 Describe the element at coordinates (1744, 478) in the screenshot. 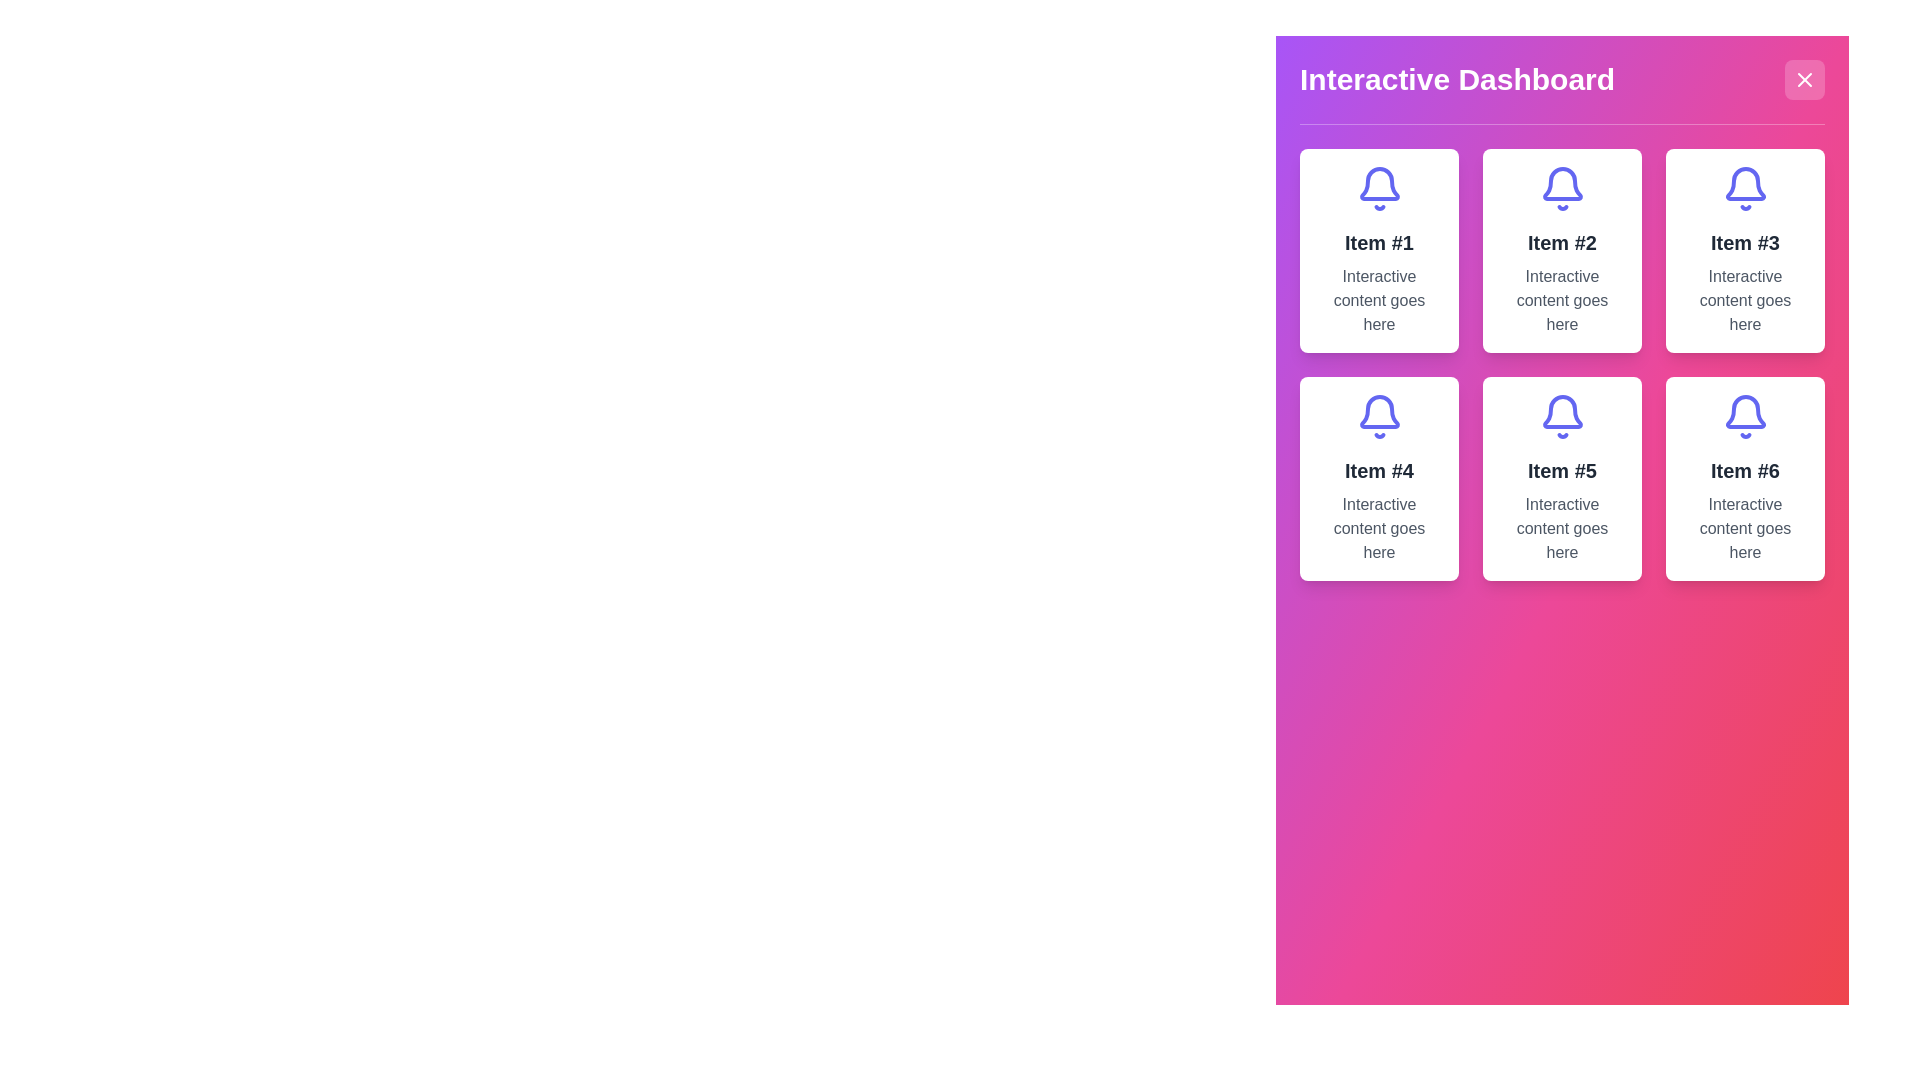

I see `the informative card or panel located in the bottom-right corner of the grid, which provides information with a title, icon, and description` at that location.